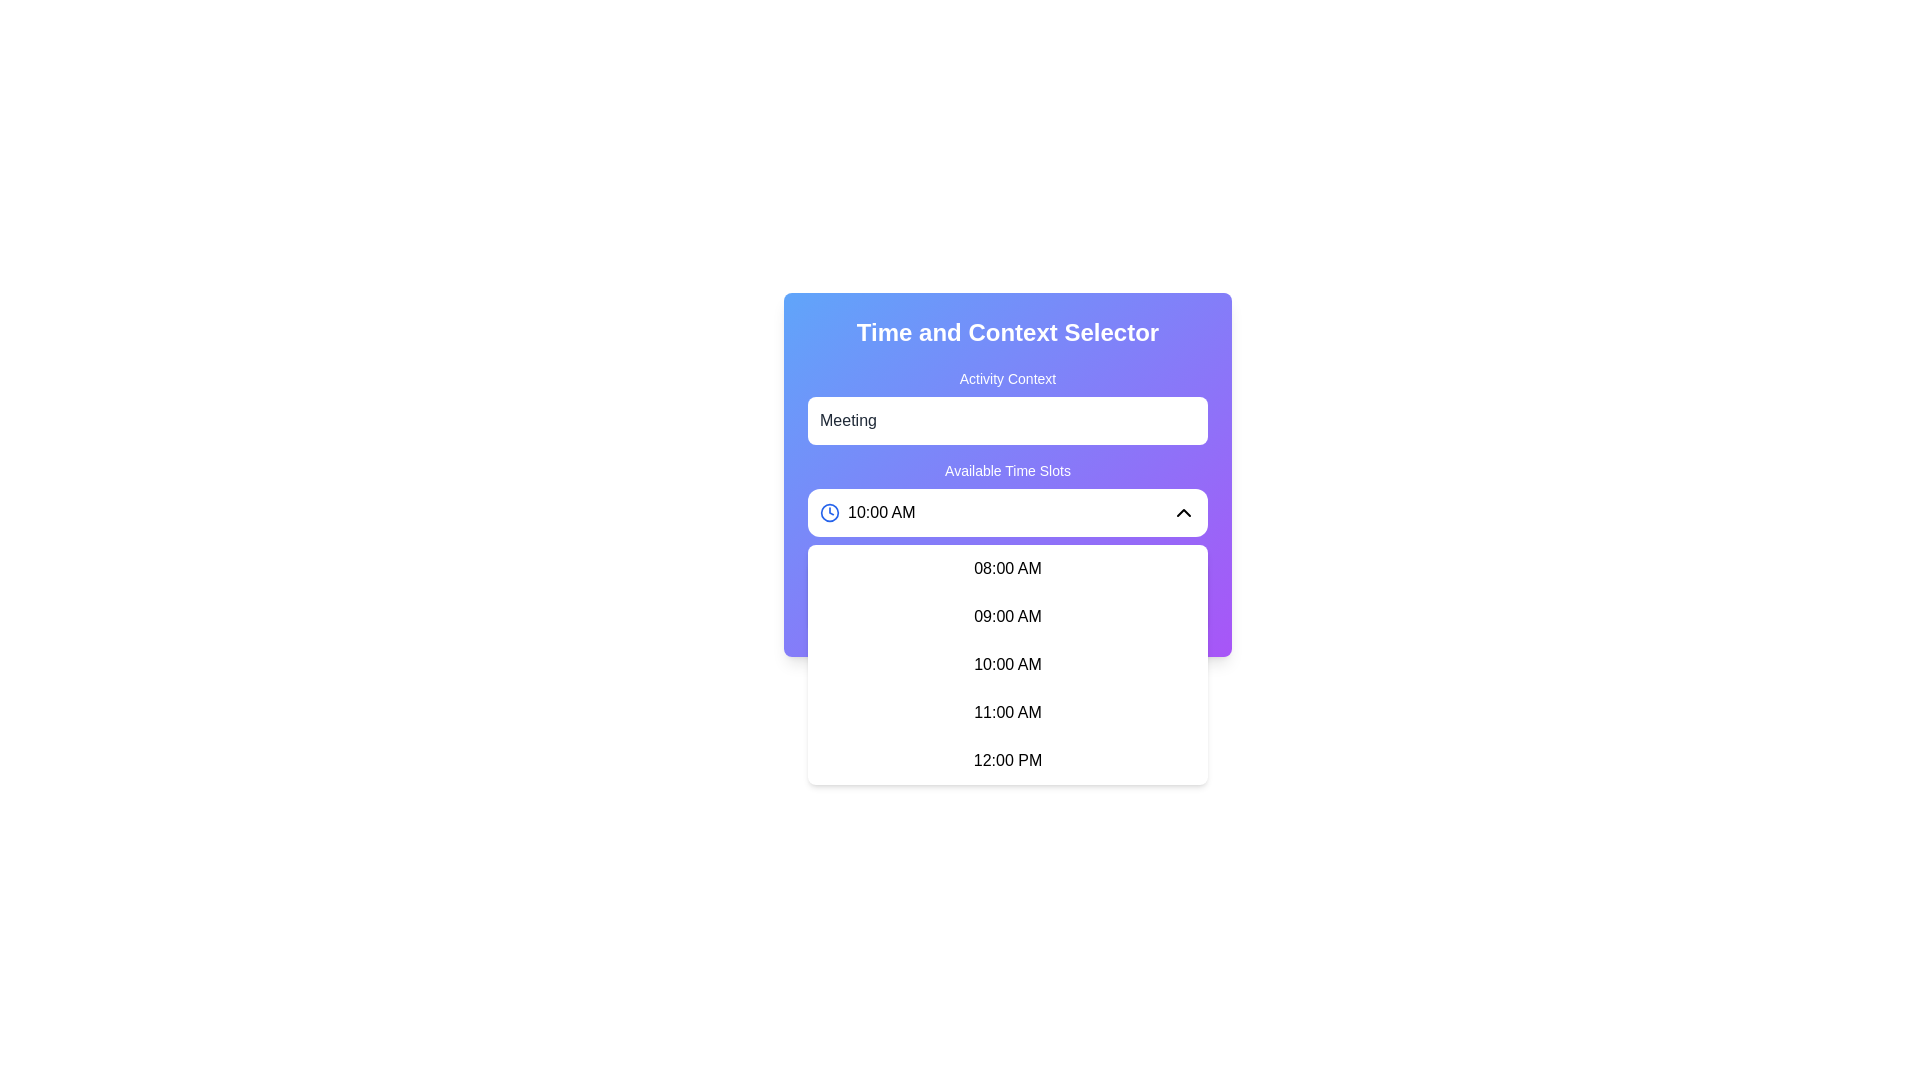 This screenshot has width=1920, height=1080. Describe the element at coordinates (1008, 470) in the screenshot. I see `the text element that indicates the context or purpose of the time selection dropdown, which is located above the time selection dropdown and below the 'Activity Context' input field` at that location.